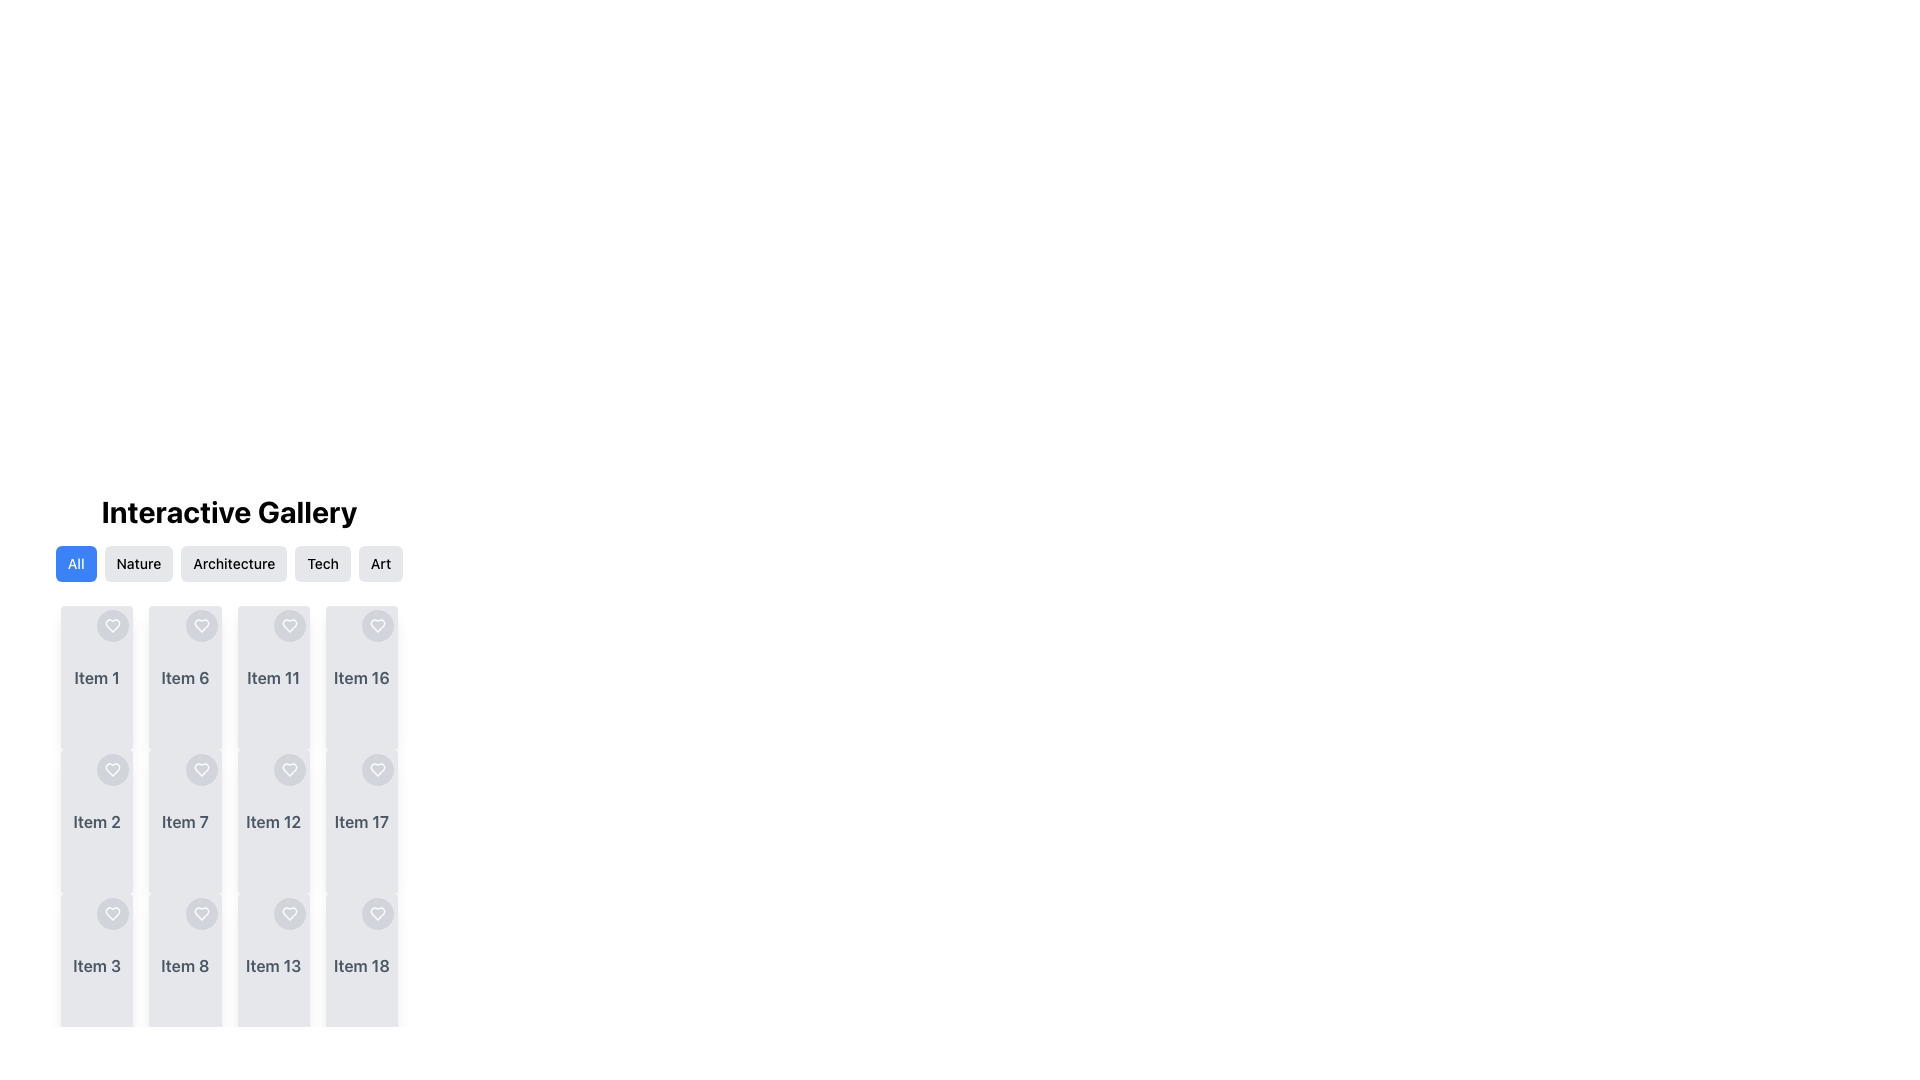  What do you see at coordinates (272, 821) in the screenshot?
I see `the text label 'Item 12' located in the third column and fourth row of the grid` at bounding box center [272, 821].